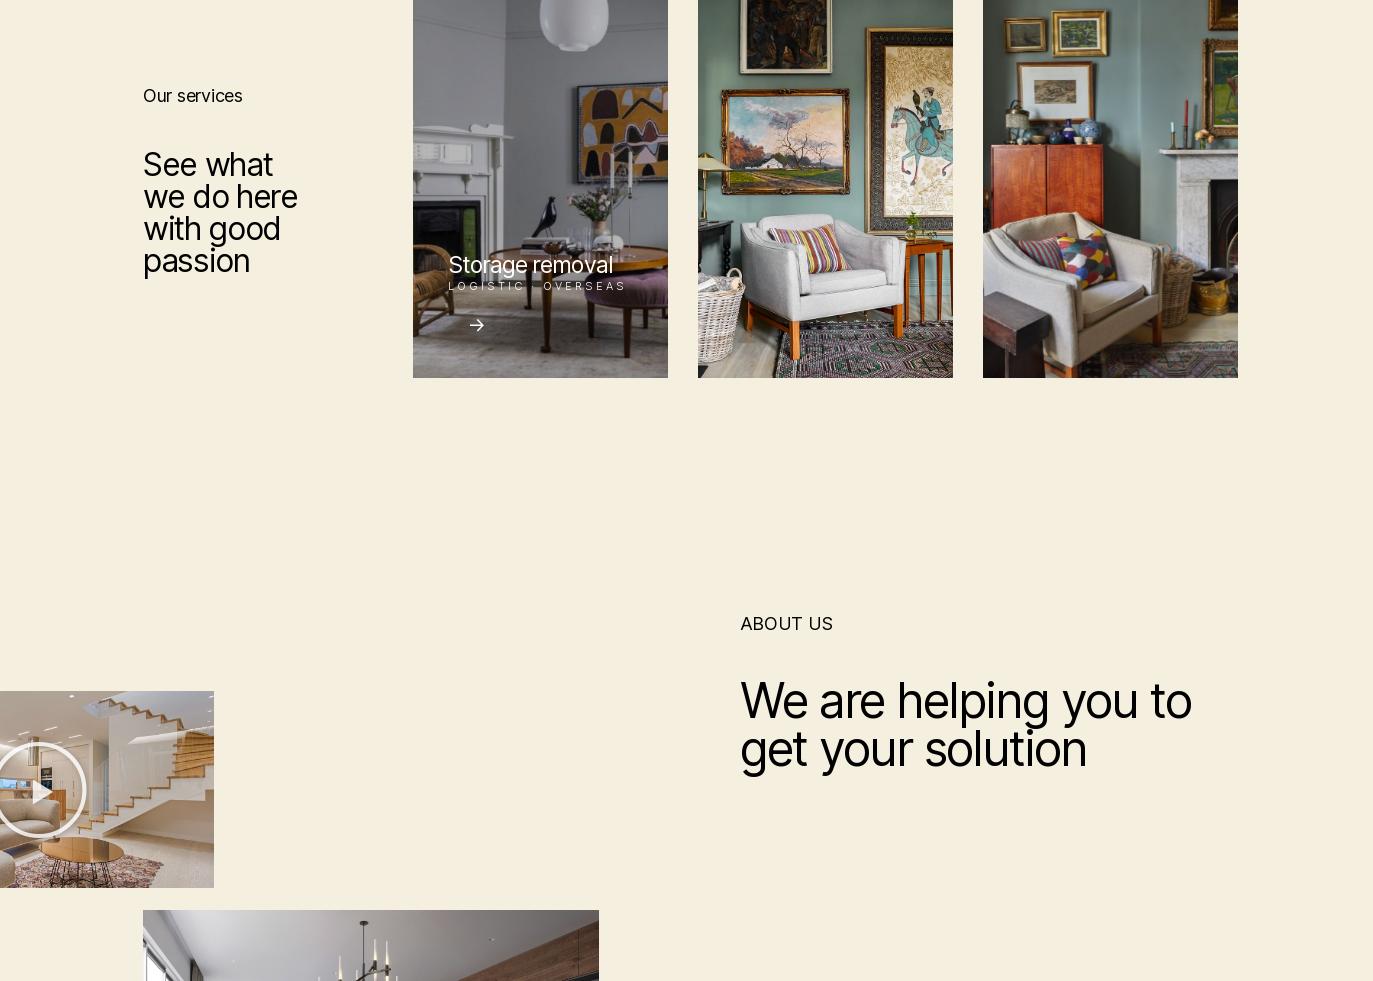  Describe the element at coordinates (960, 768) in the screenshot. I see `'AUP / DMCA'` at that location.